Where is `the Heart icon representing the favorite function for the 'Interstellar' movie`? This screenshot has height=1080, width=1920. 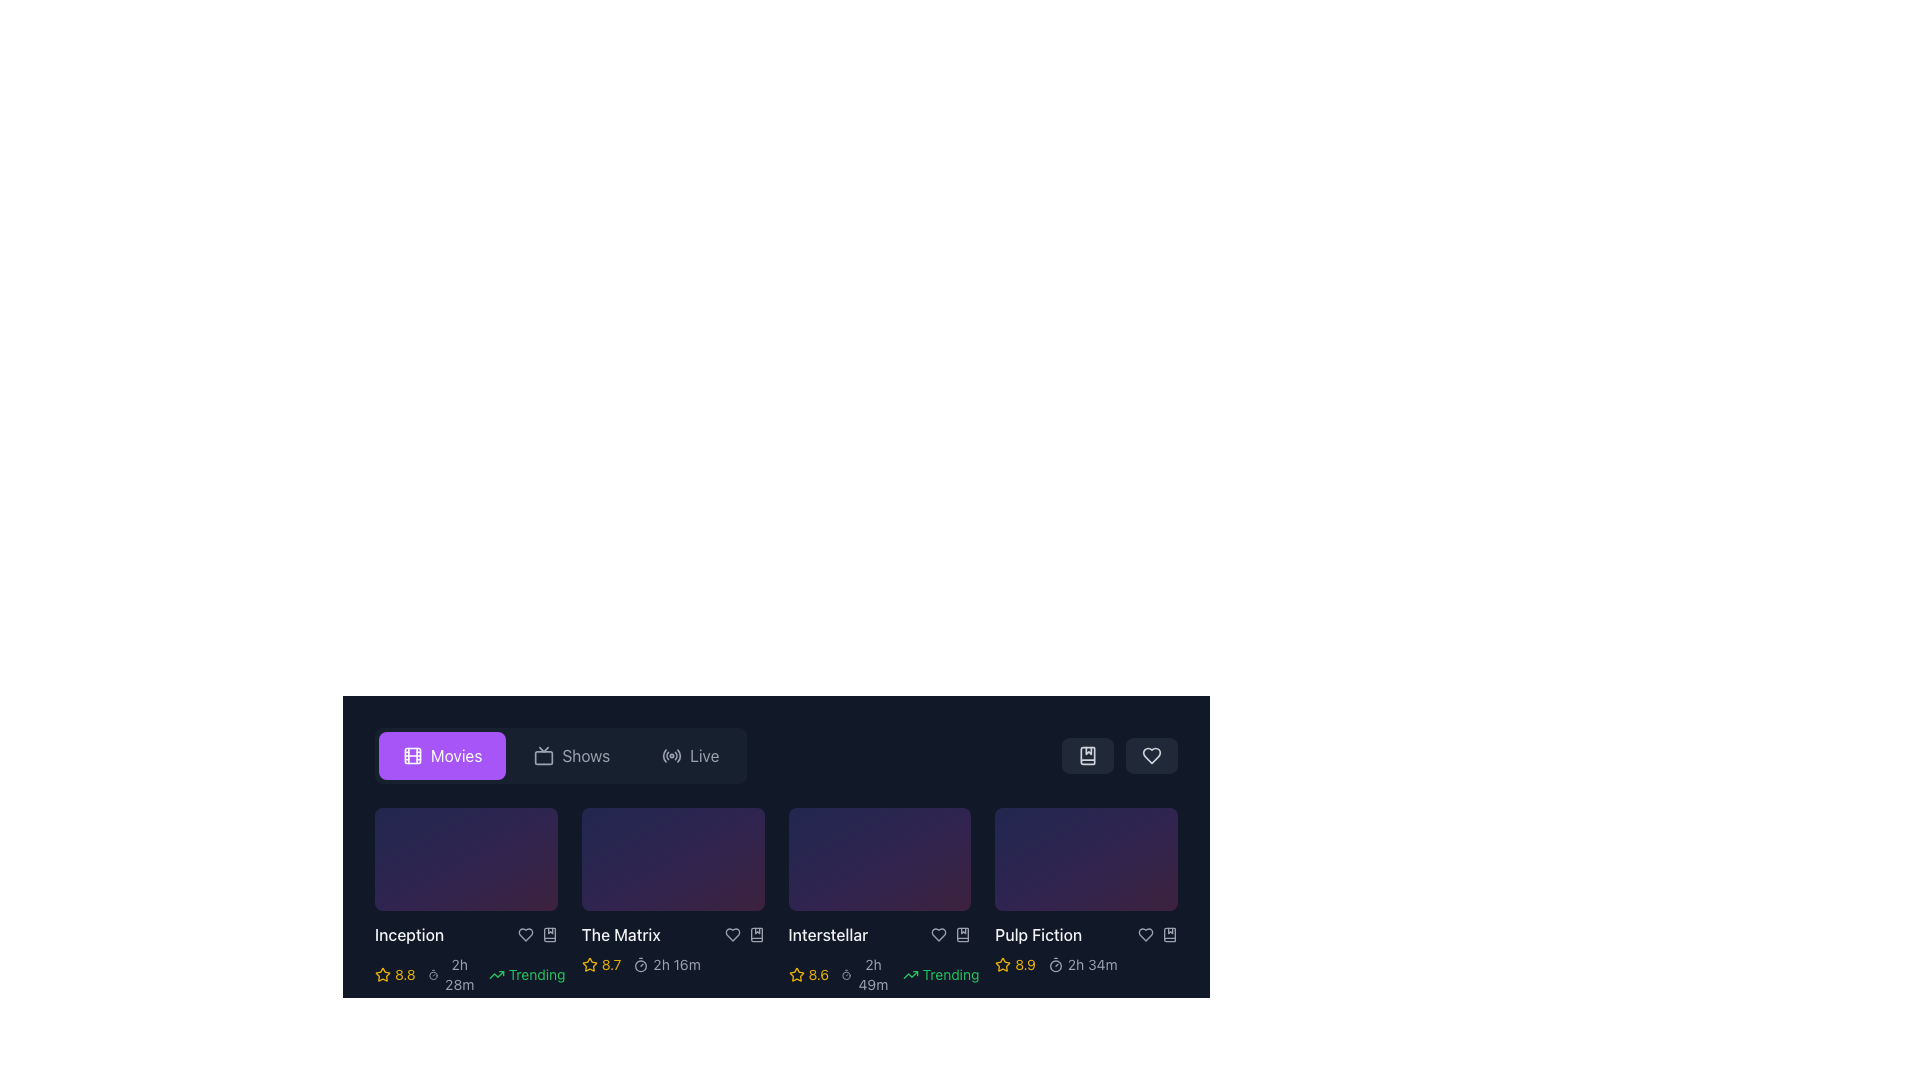 the Heart icon representing the favorite function for the 'Interstellar' movie is located at coordinates (938, 934).